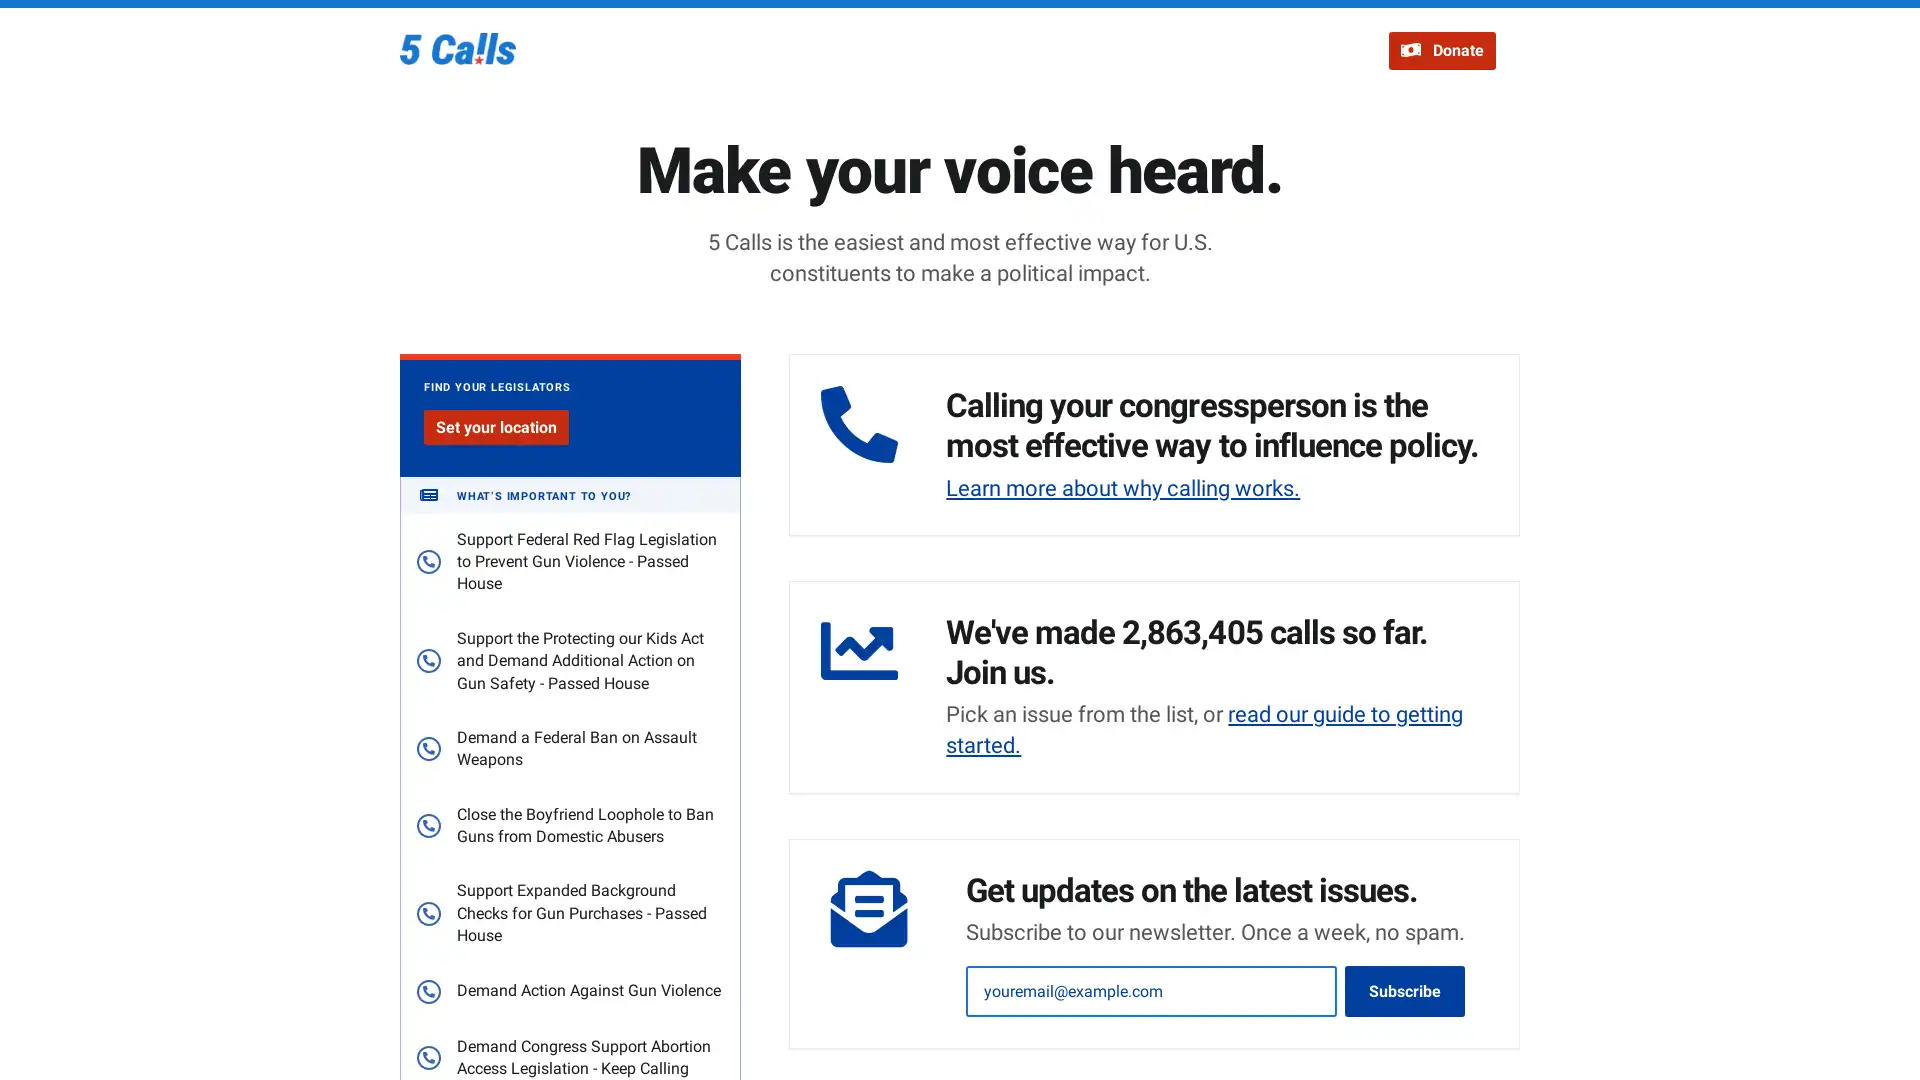 This screenshot has height=1080, width=1920. What do you see at coordinates (496, 426) in the screenshot?
I see `Set your location` at bounding box center [496, 426].